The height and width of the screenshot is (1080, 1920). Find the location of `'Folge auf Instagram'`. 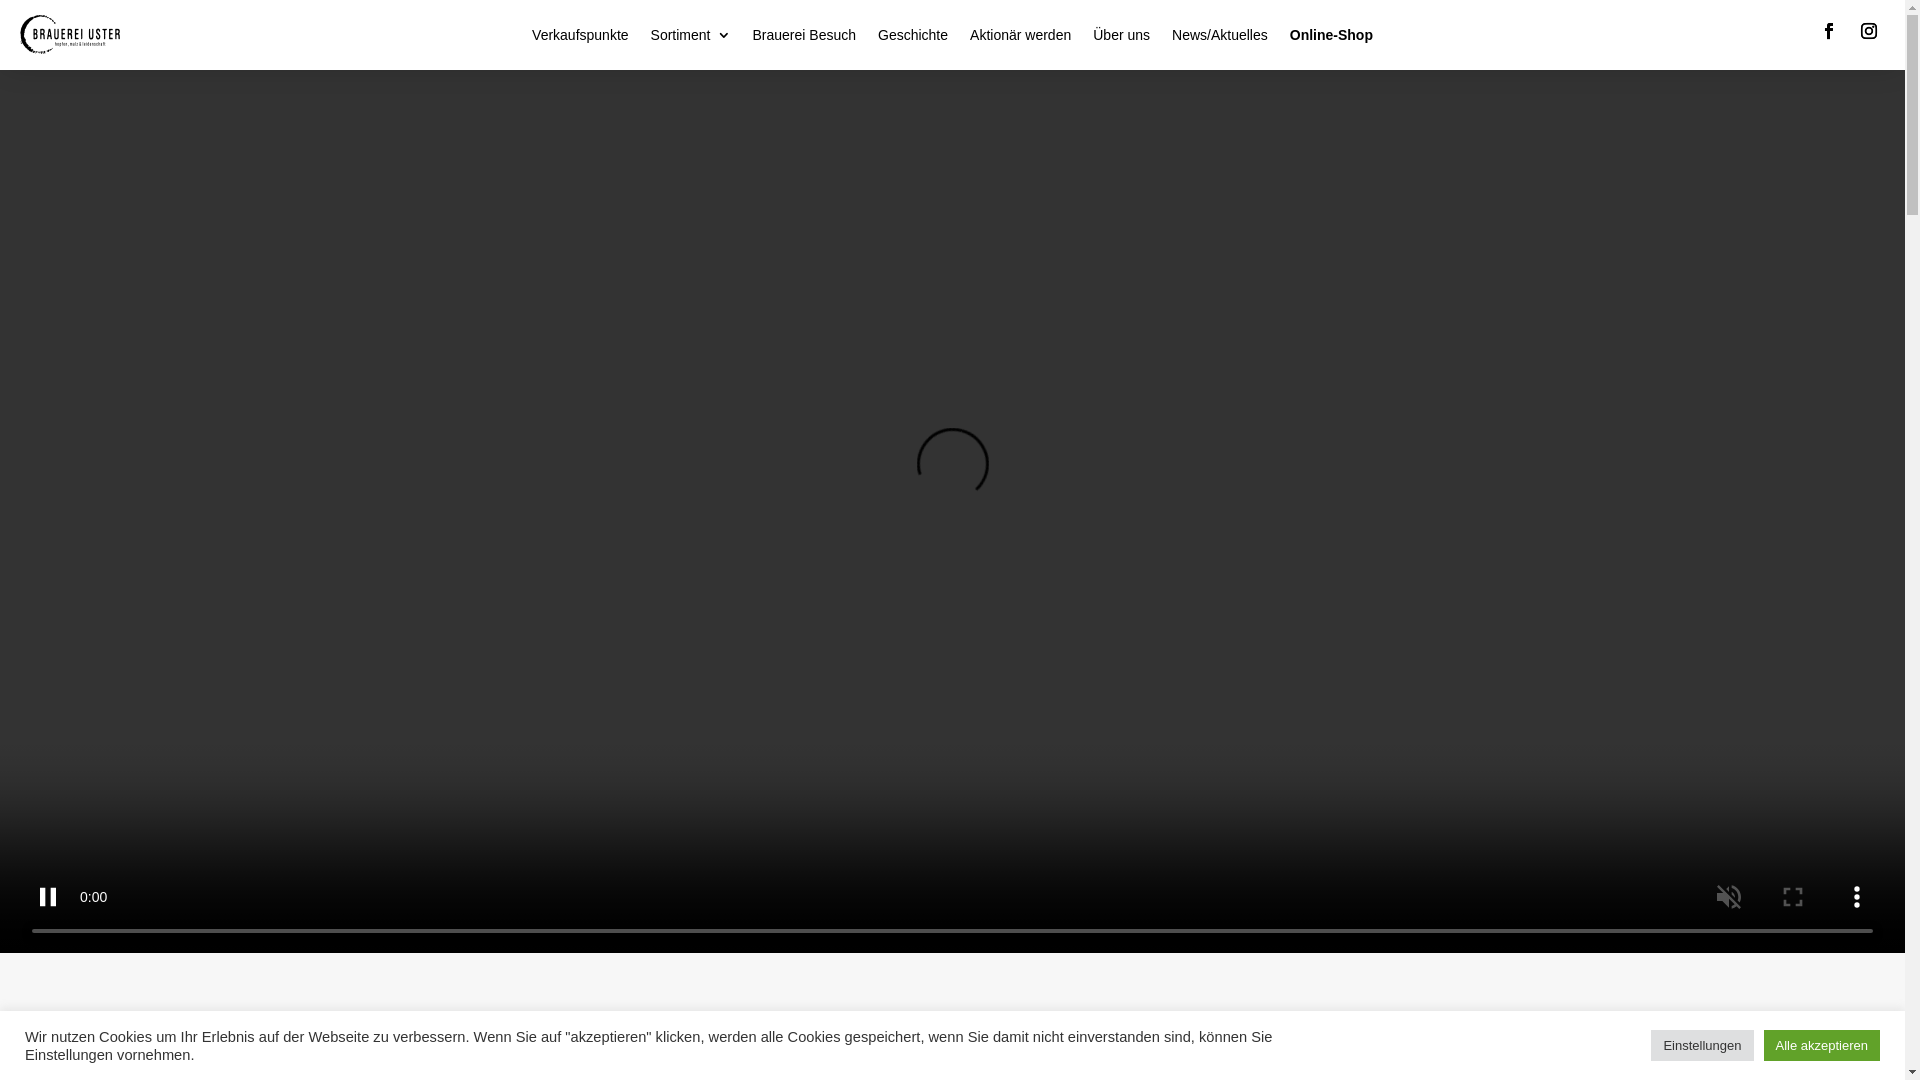

'Folge auf Instagram' is located at coordinates (1867, 30).